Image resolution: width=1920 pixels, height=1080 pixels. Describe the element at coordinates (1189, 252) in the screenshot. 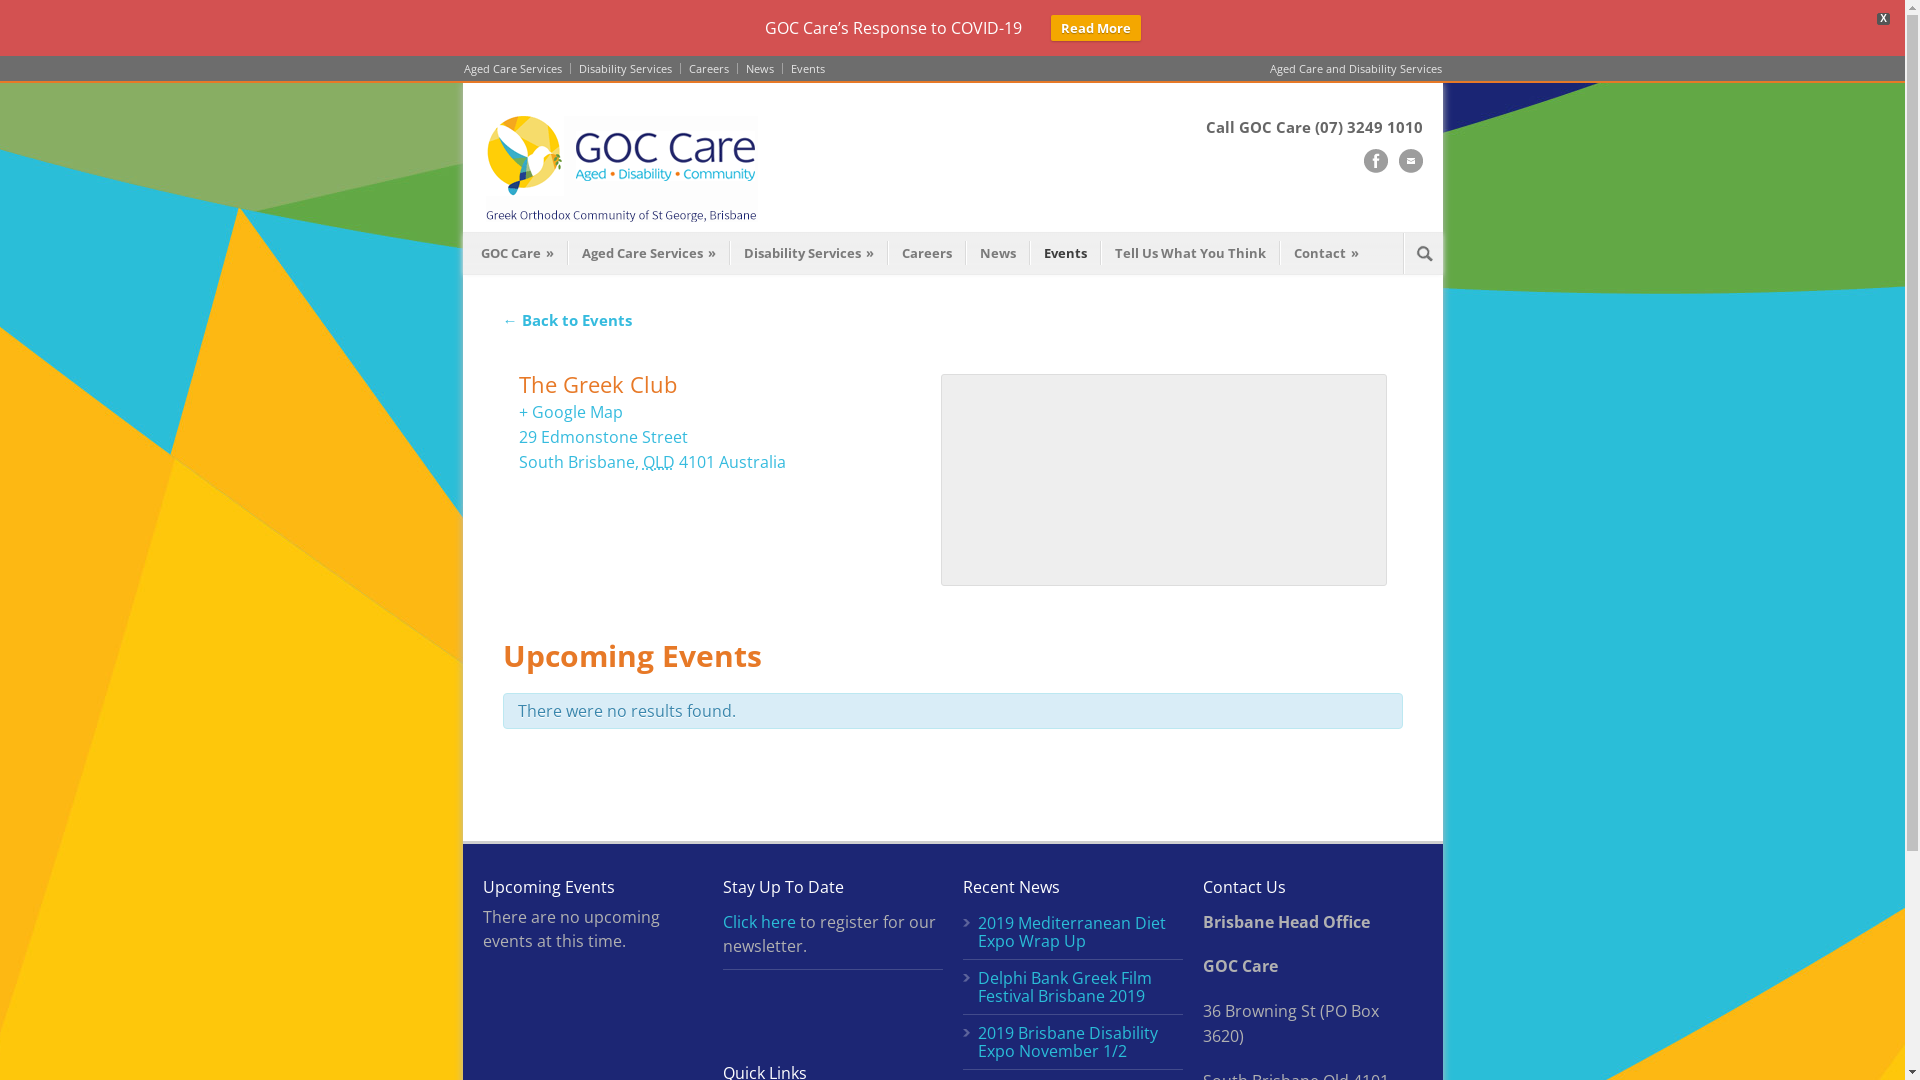

I see `'Tell Us What You Think'` at that location.